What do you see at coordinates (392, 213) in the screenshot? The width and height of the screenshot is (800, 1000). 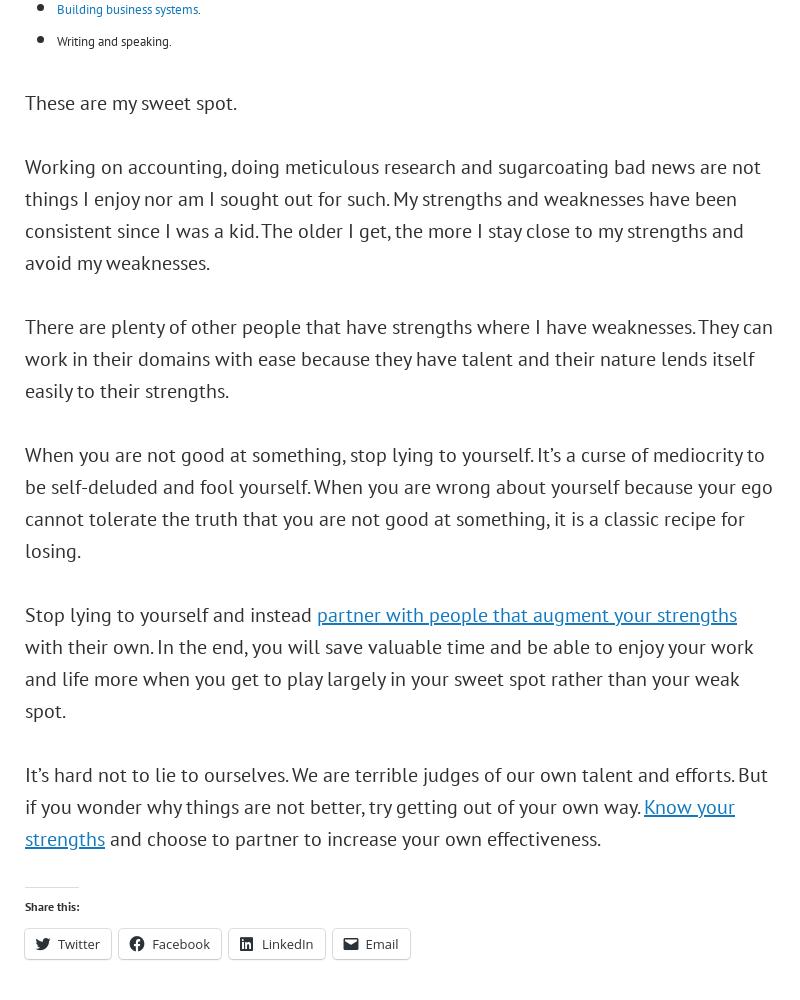 I see `'Working on accounting, doing meticulous research and sugarcoating bad news are not things I enjoy nor am I sought out for such. My strengths and weaknesses have been consistent since I was a kid. The older I get, the more I stay close to my strengths and avoid my weaknesses.'` at bounding box center [392, 213].